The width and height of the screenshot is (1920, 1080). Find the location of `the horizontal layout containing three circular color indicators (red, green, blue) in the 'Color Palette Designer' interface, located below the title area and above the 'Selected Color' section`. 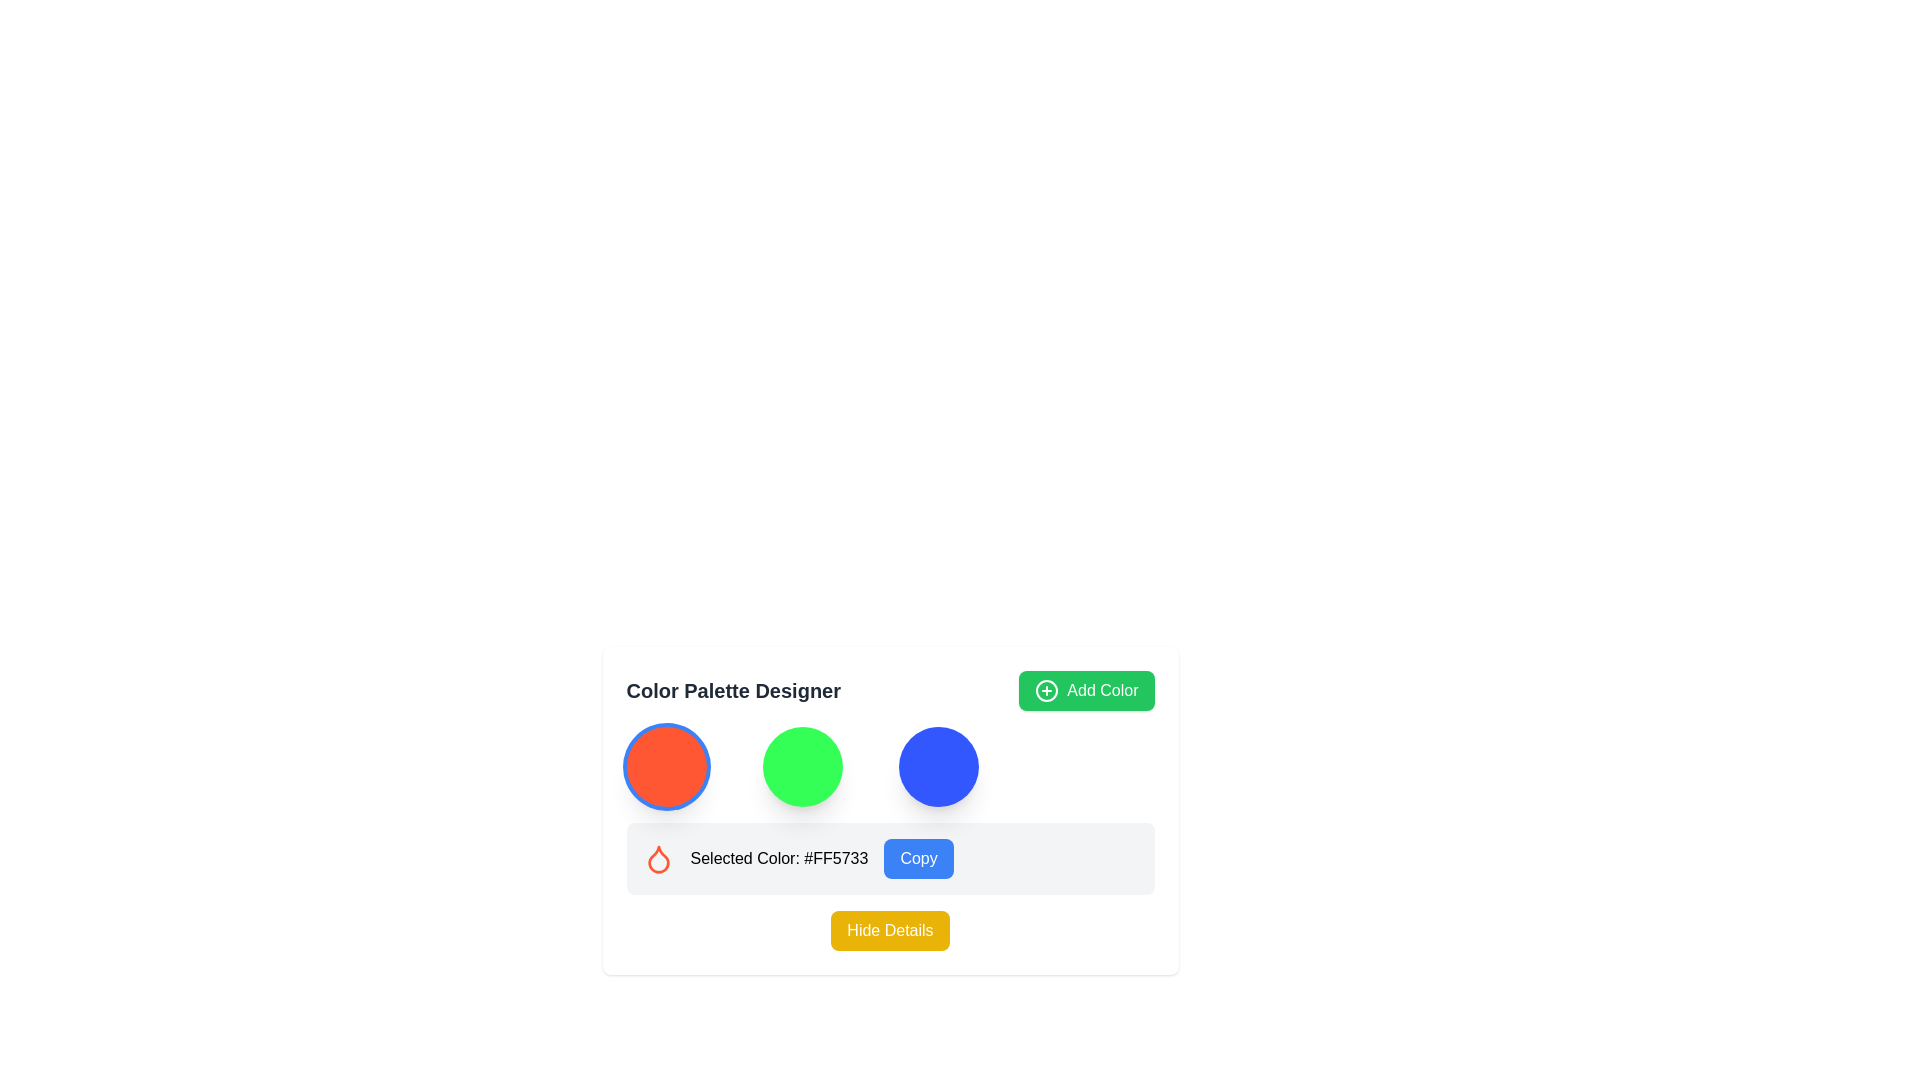

the horizontal layout containing three circular color indicators (red, green, blue) in the 'Color Palette Designer' interface, located below the title area and above the 'Selected Color' section is located at coordinates (889, 766).